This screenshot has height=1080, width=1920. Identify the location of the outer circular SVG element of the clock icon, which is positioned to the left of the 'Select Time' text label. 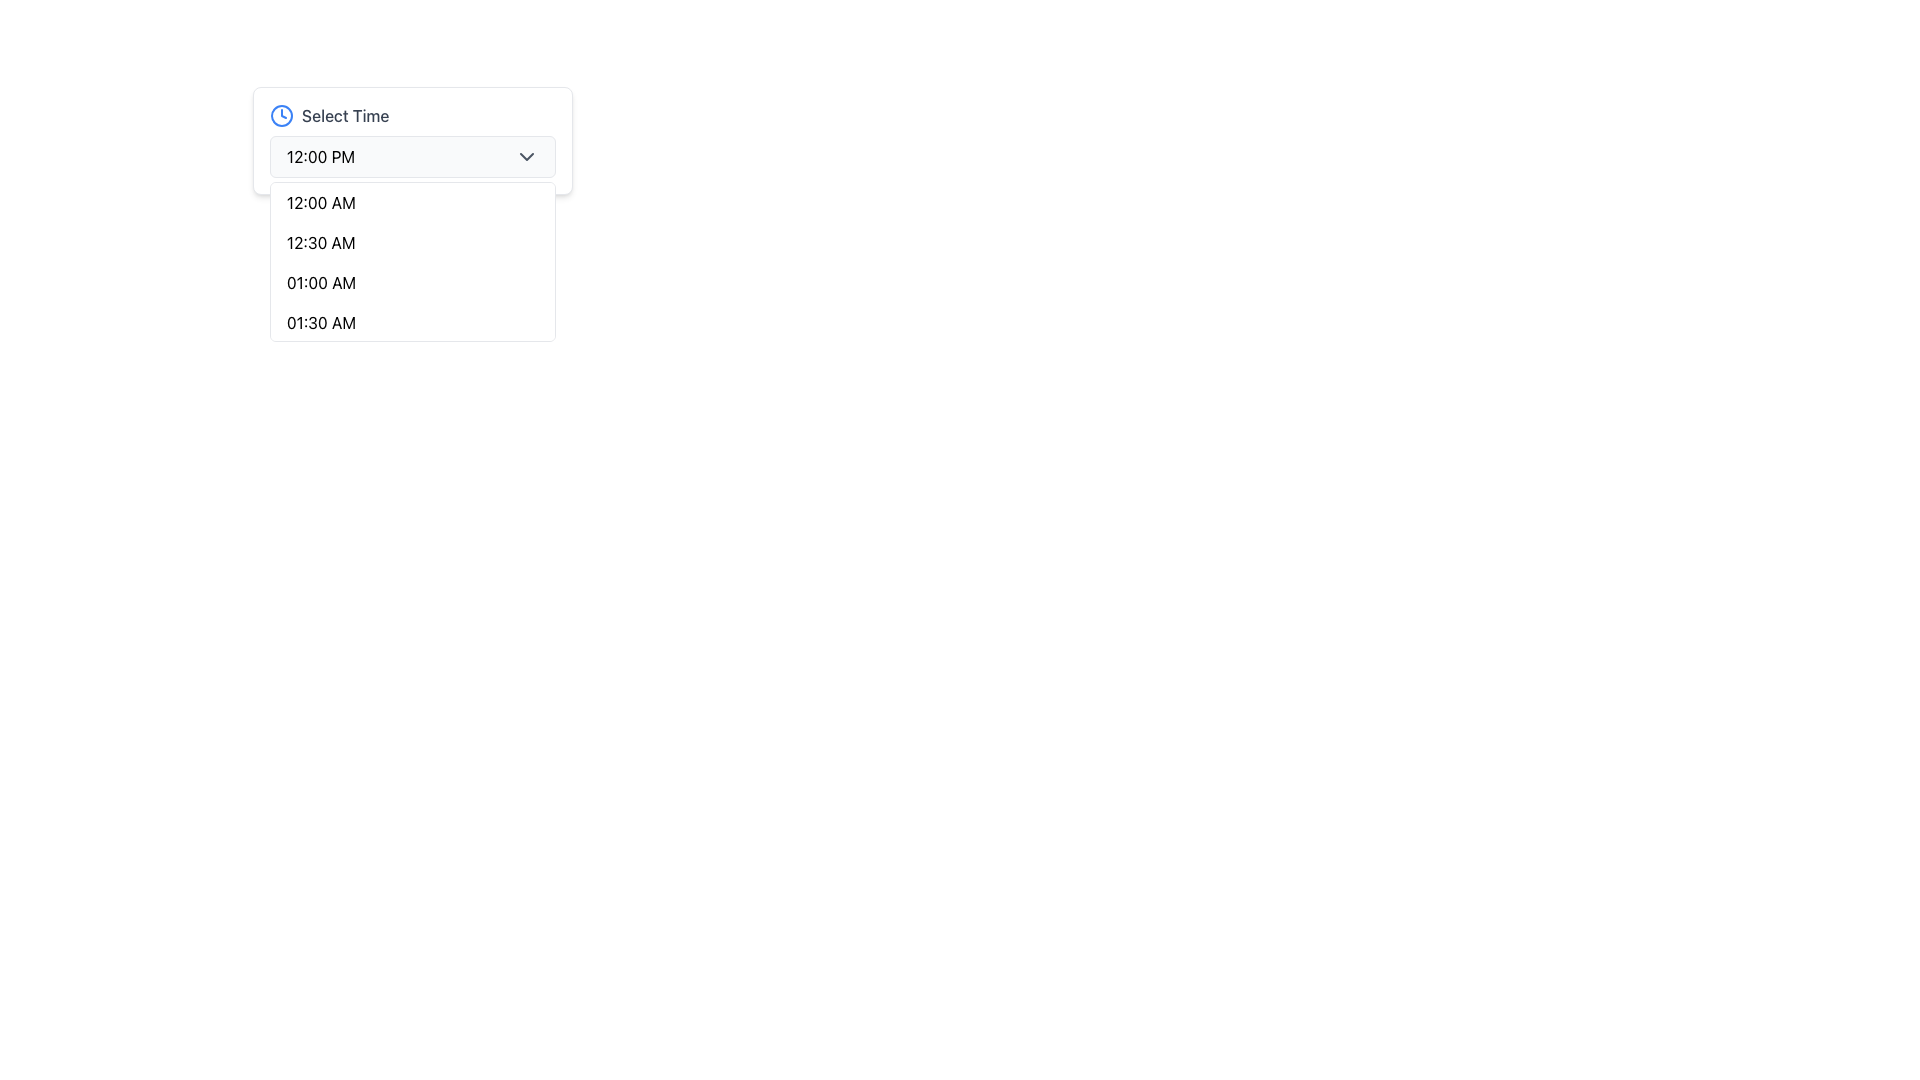
(281, 115).